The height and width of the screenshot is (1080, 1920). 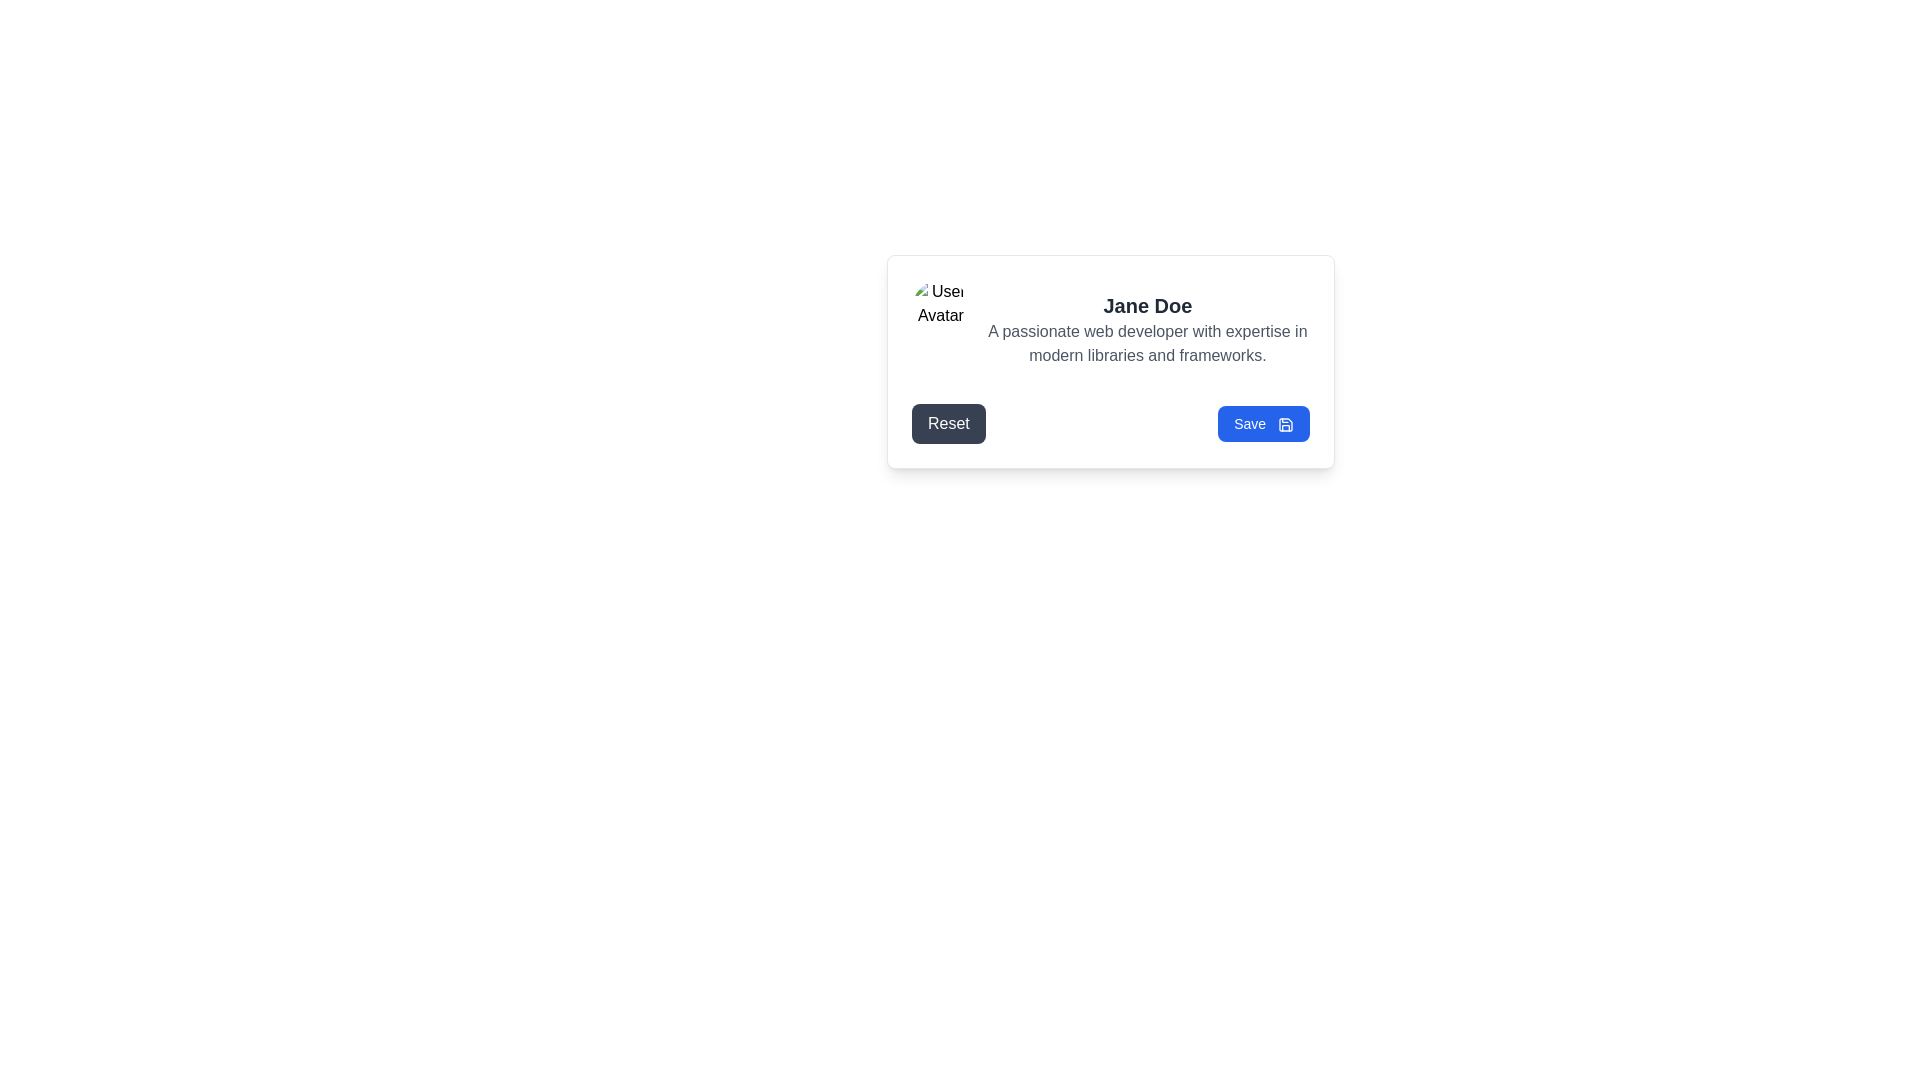 What do you see at coordinates (947, 423) in the screenshot?
I see `the 'Reset' button, which is a rectangular button with rounded corners, dark gray background, and white text, to observe any visual effect` at bounding box center [947, 423].